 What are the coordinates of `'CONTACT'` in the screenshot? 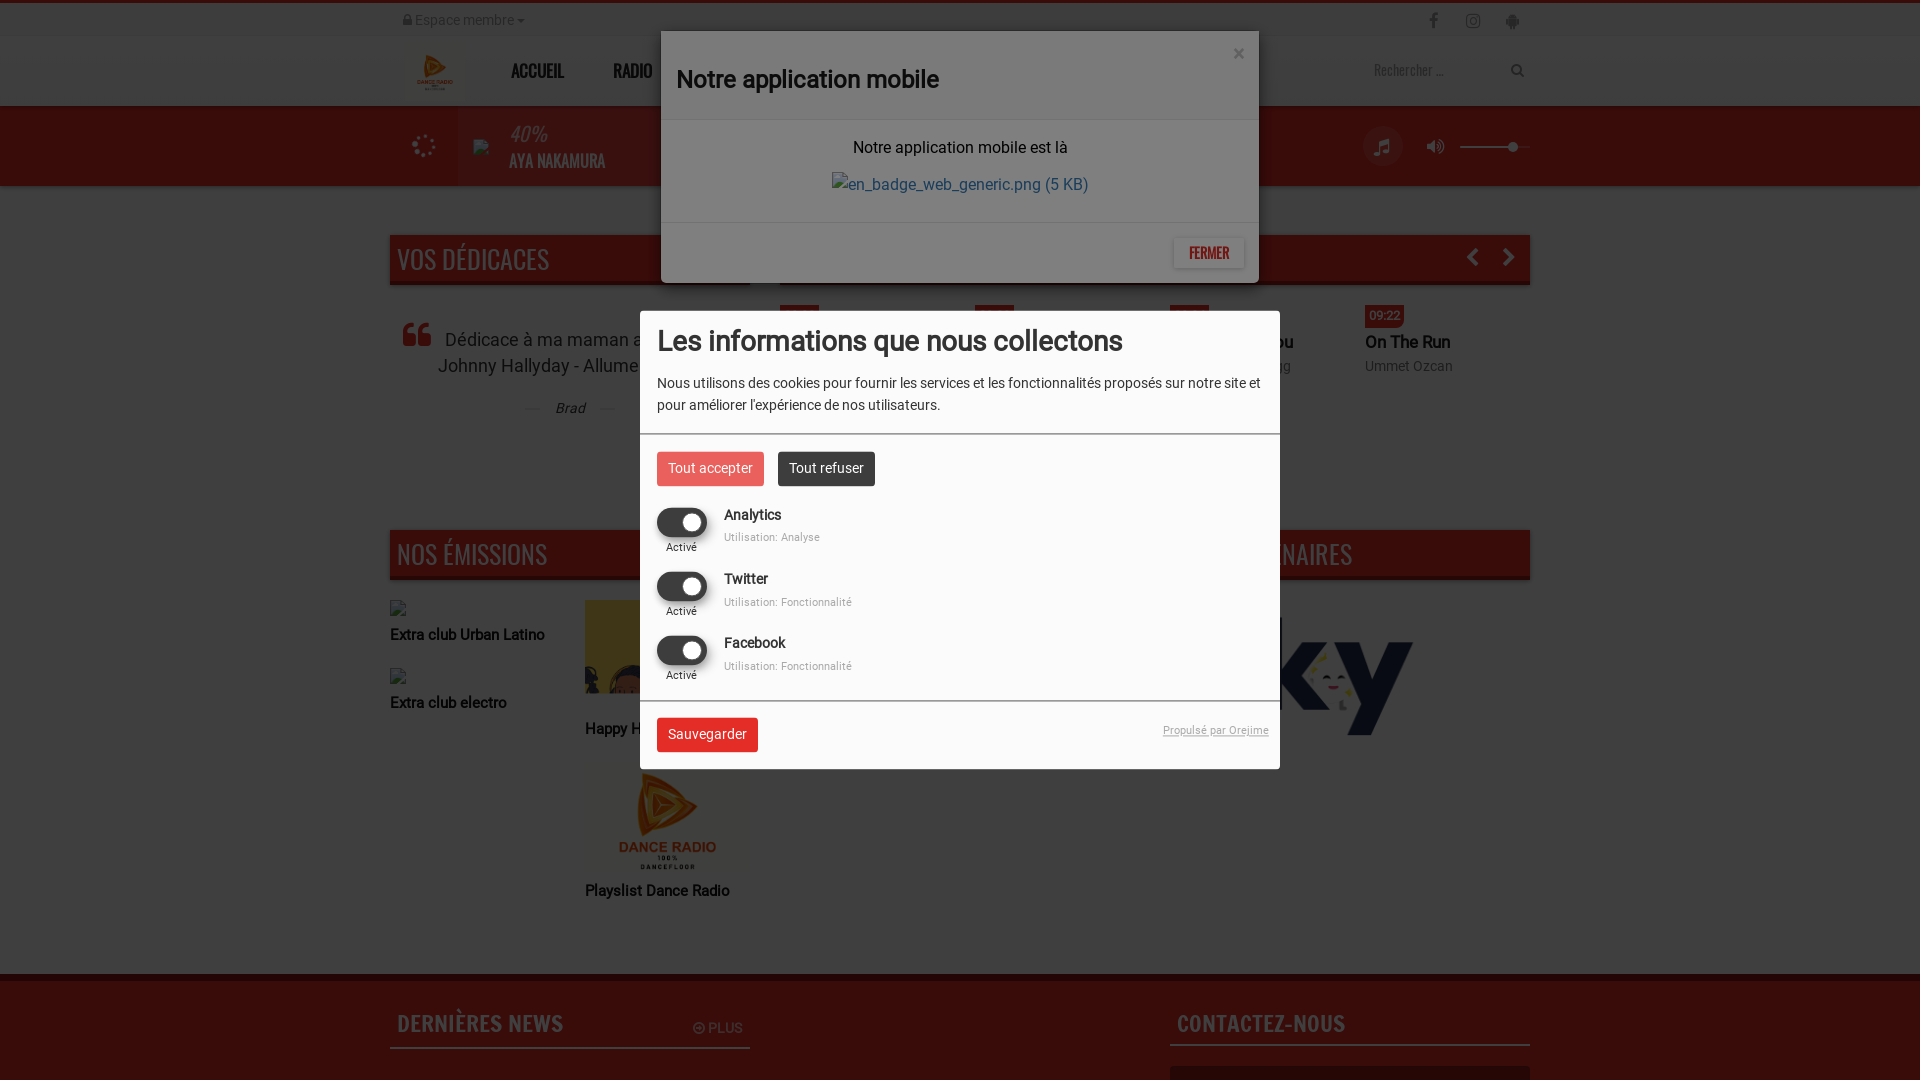 It's located at (1064, 69).